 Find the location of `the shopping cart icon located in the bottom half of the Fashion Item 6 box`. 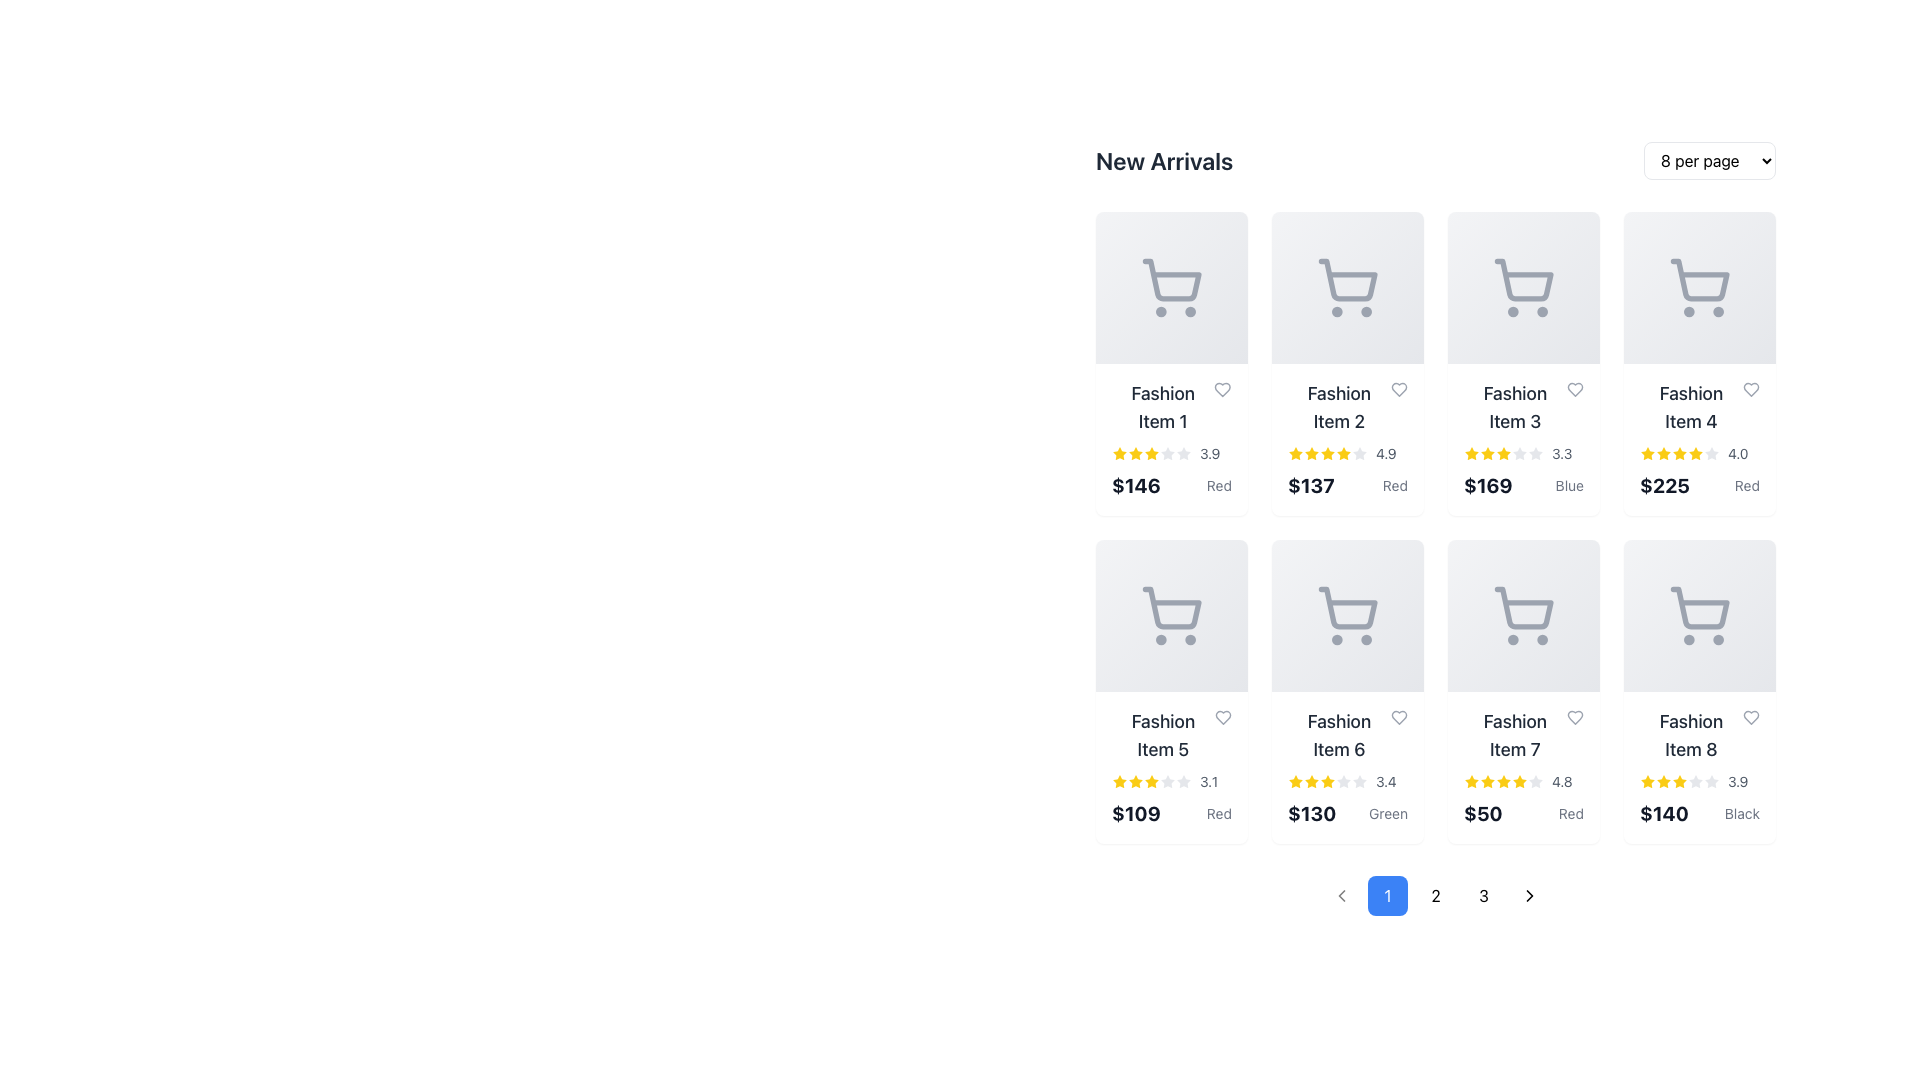

the shopping cart icon located in the bottom half of the Fashion Item 6 box is located at coordinates (1348, 615).